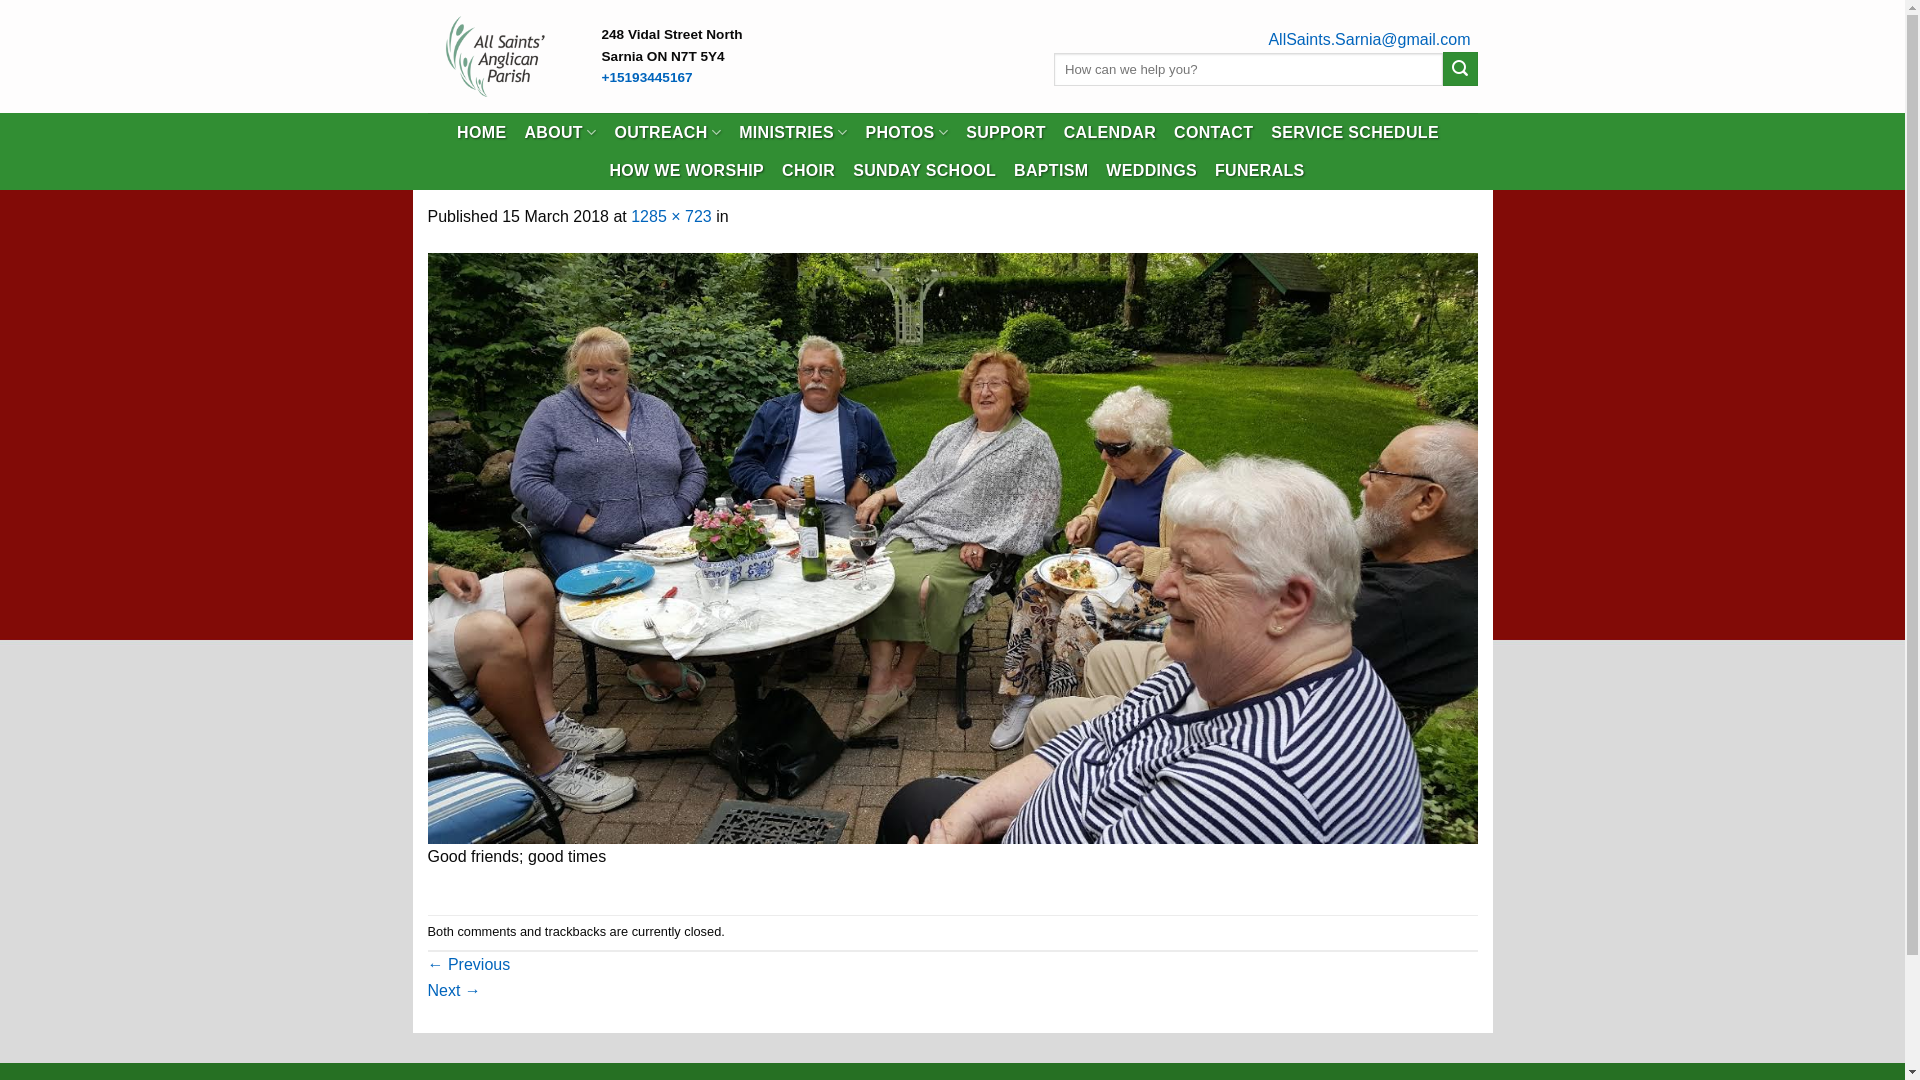 This screenshot has width=1920, height=1080. I want to click on 'CALENDAR', so click(1108, 132).